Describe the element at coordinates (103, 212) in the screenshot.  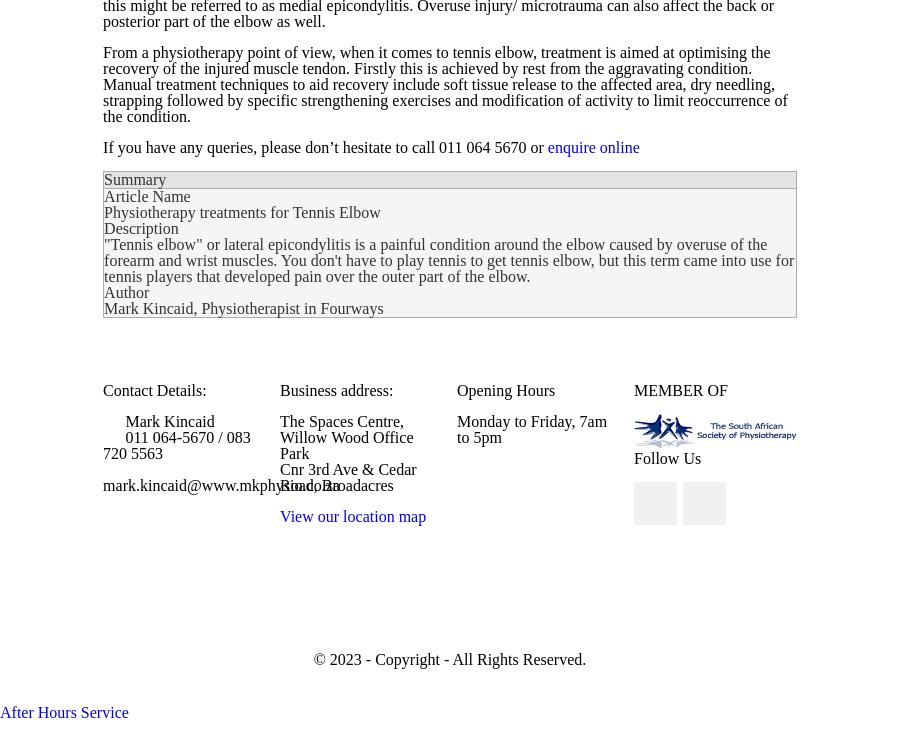
I see `'Physiotherapy treatments for Tennis Elbow'` at that location.